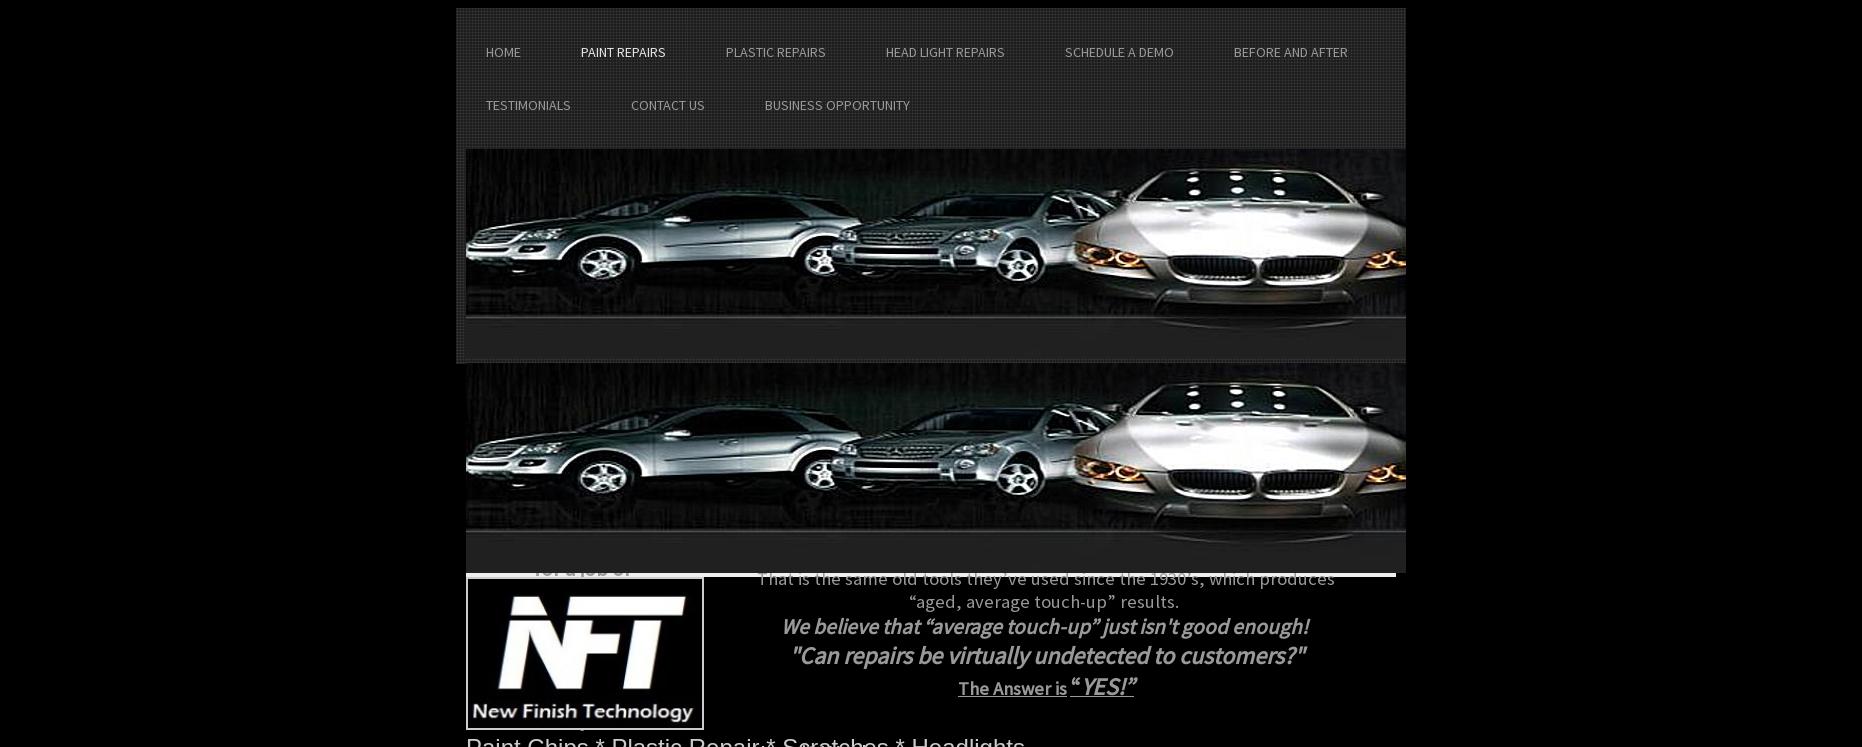  What do you see at coordinates (1046, 589) in the screenshot?
I see `'That is the same old tools they’ve used since the 1930’s, which produces “aged, average touch-up”
results.'` at bounding box center [1046, 589].